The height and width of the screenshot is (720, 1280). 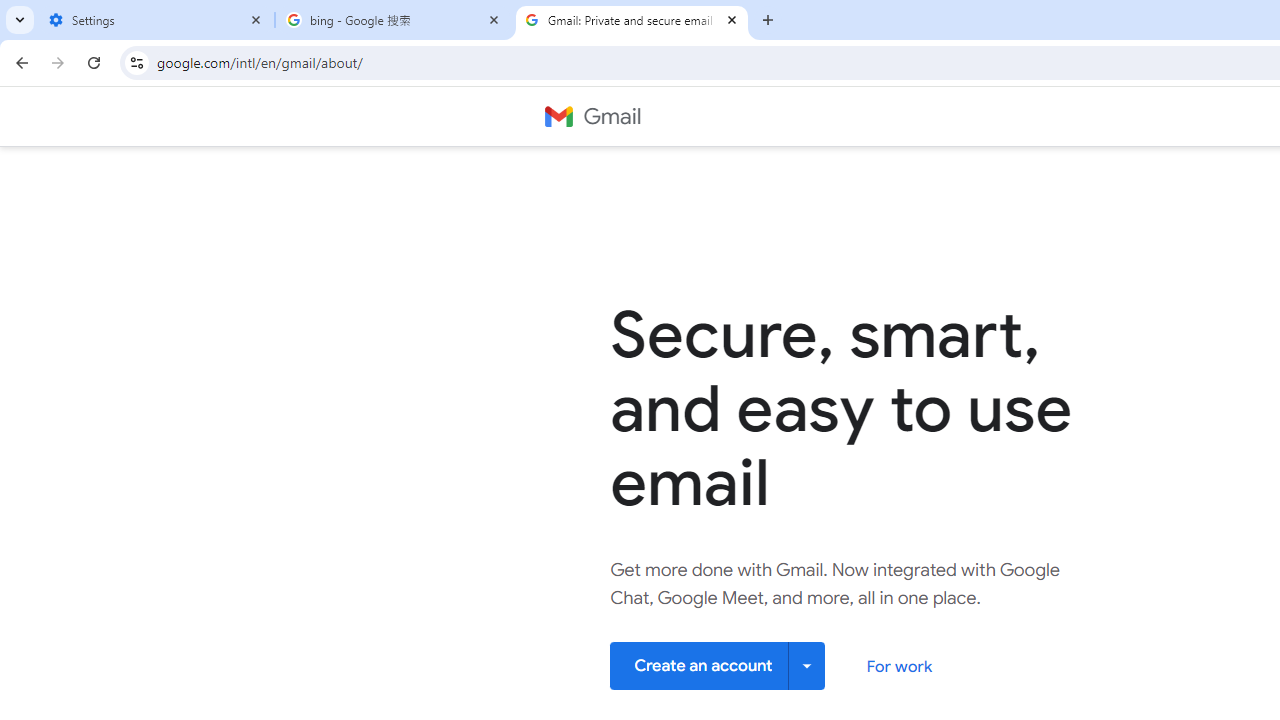 What do you see at coordinates (898, 666) in the screenshot?
I see `'For work'` at bounding box center [898, 666].